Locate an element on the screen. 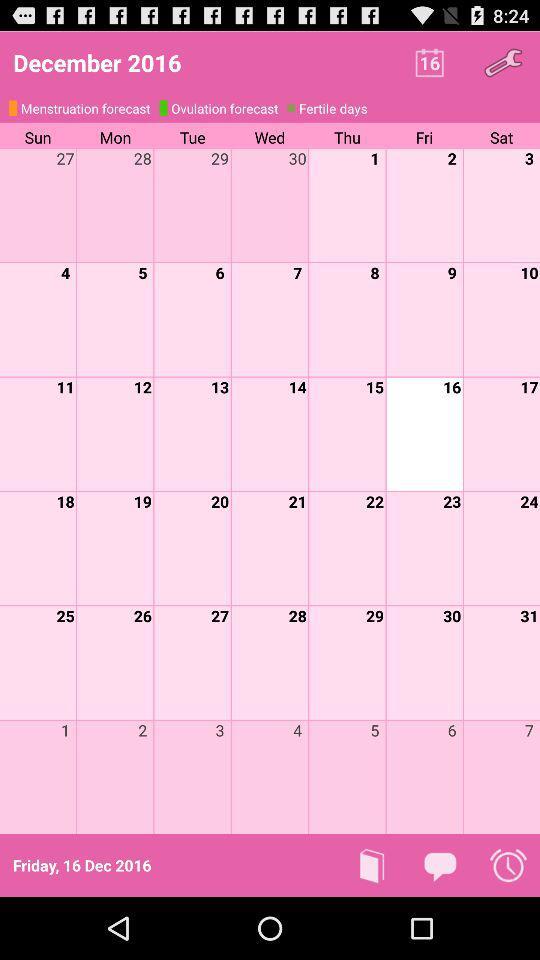 The height and width of the screenshot is (960, 540). the time icon is located at coordinates (508, 926).